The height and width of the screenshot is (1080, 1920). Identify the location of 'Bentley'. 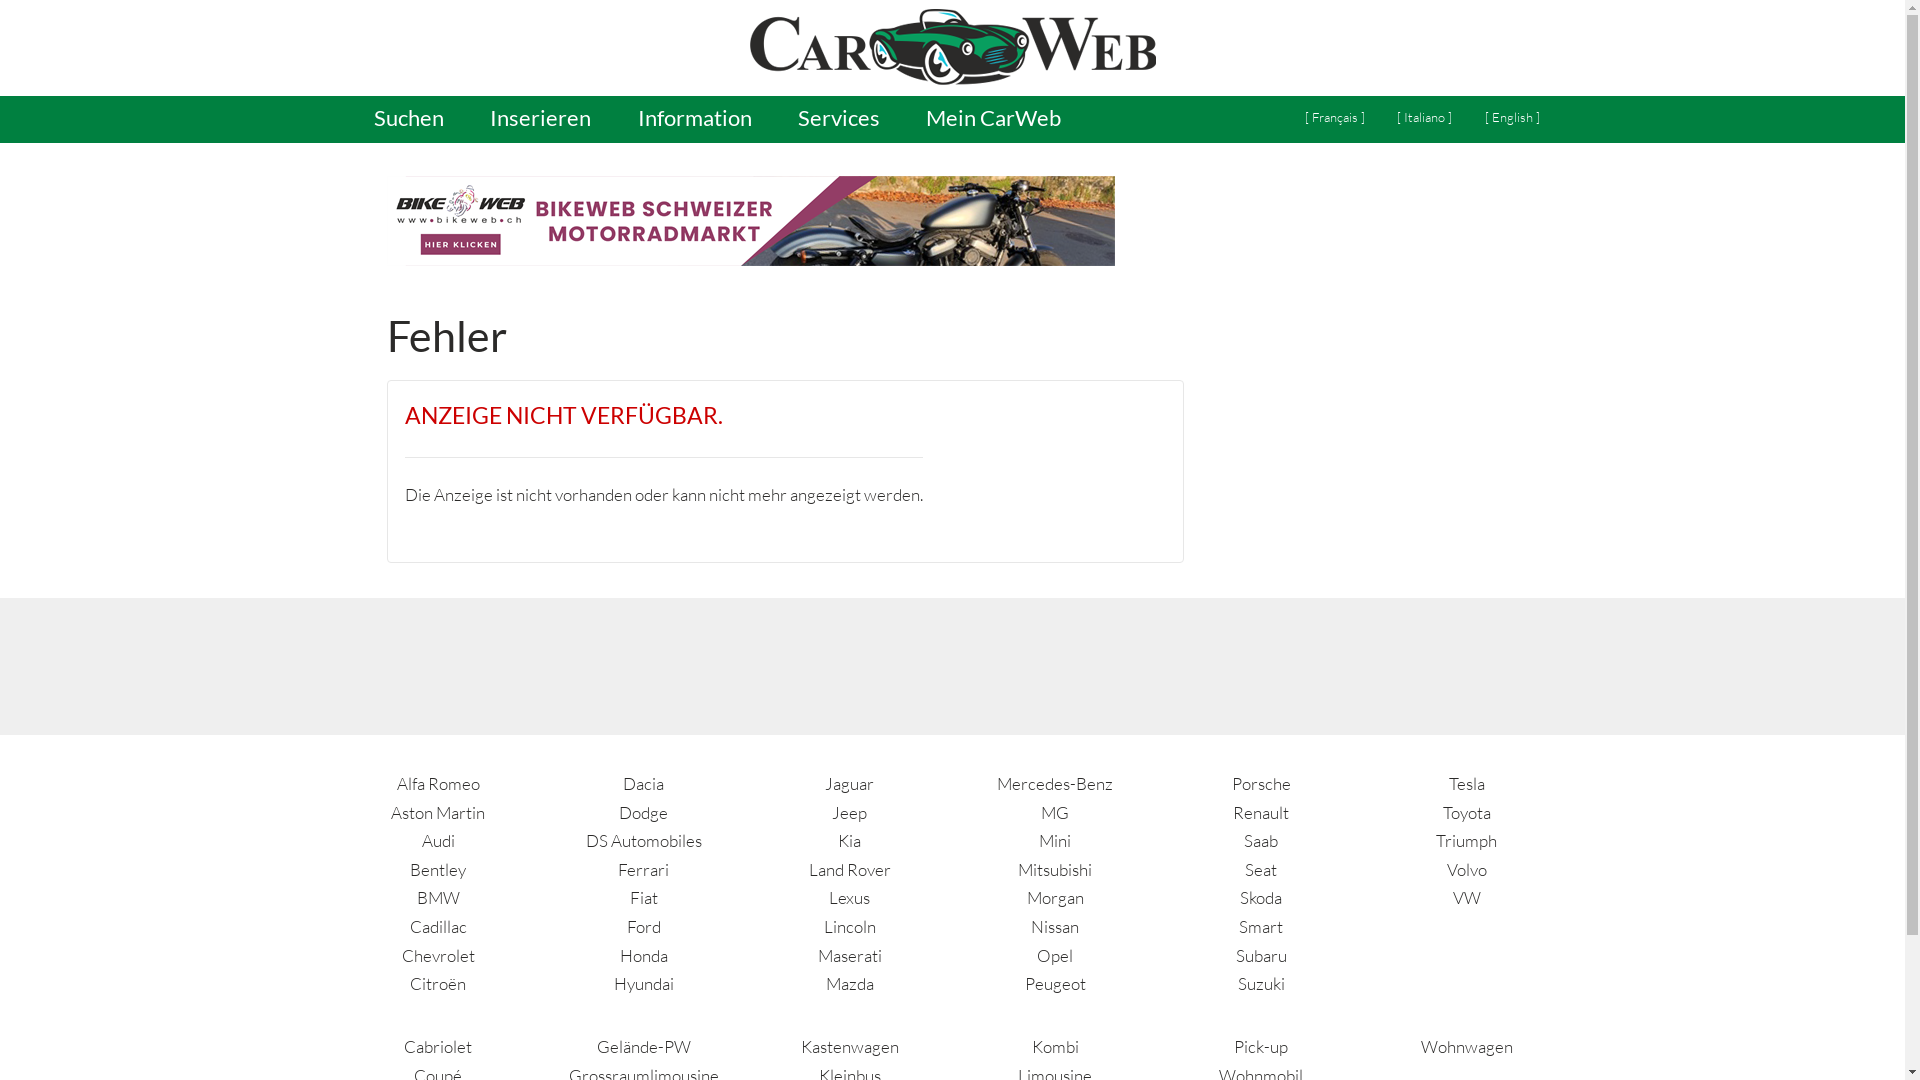
(436, 868).